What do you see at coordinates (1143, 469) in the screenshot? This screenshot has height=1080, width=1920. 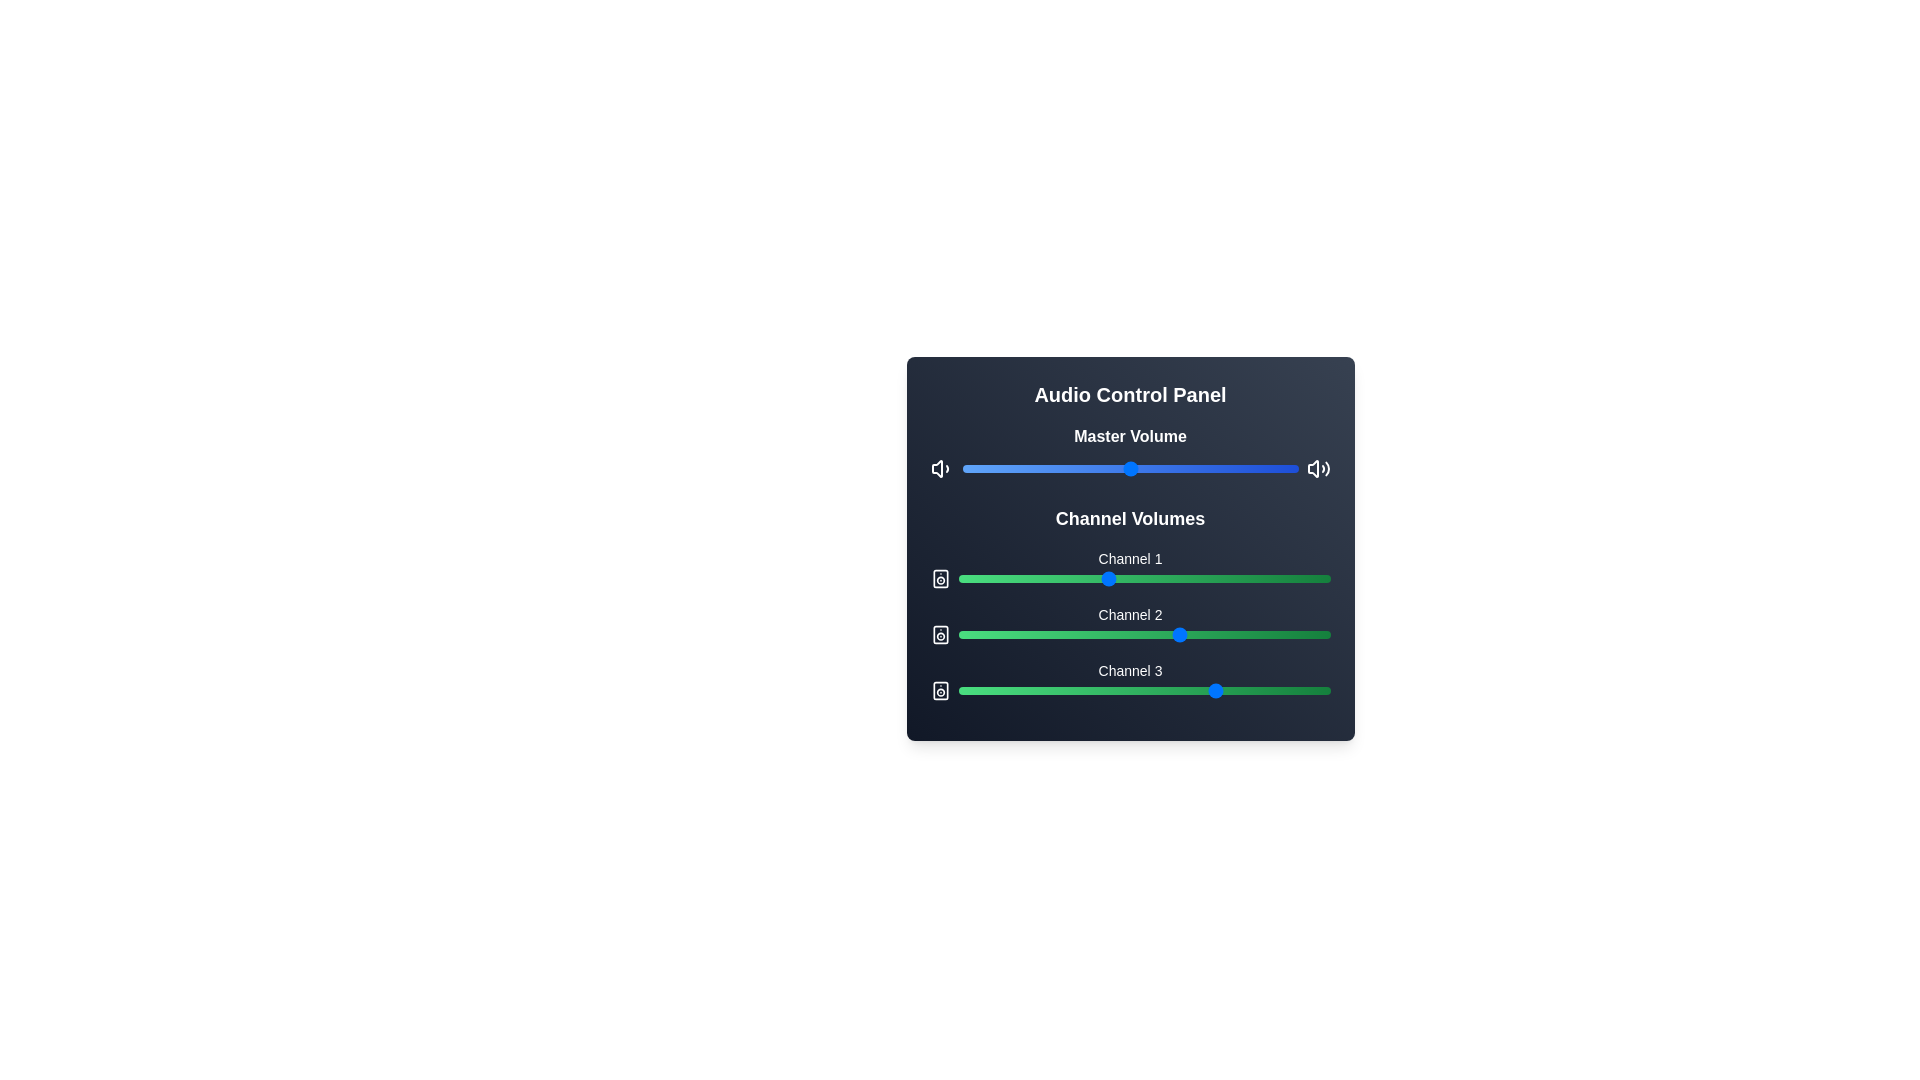 I see `the master volume` at bounding box center [1143, 469].